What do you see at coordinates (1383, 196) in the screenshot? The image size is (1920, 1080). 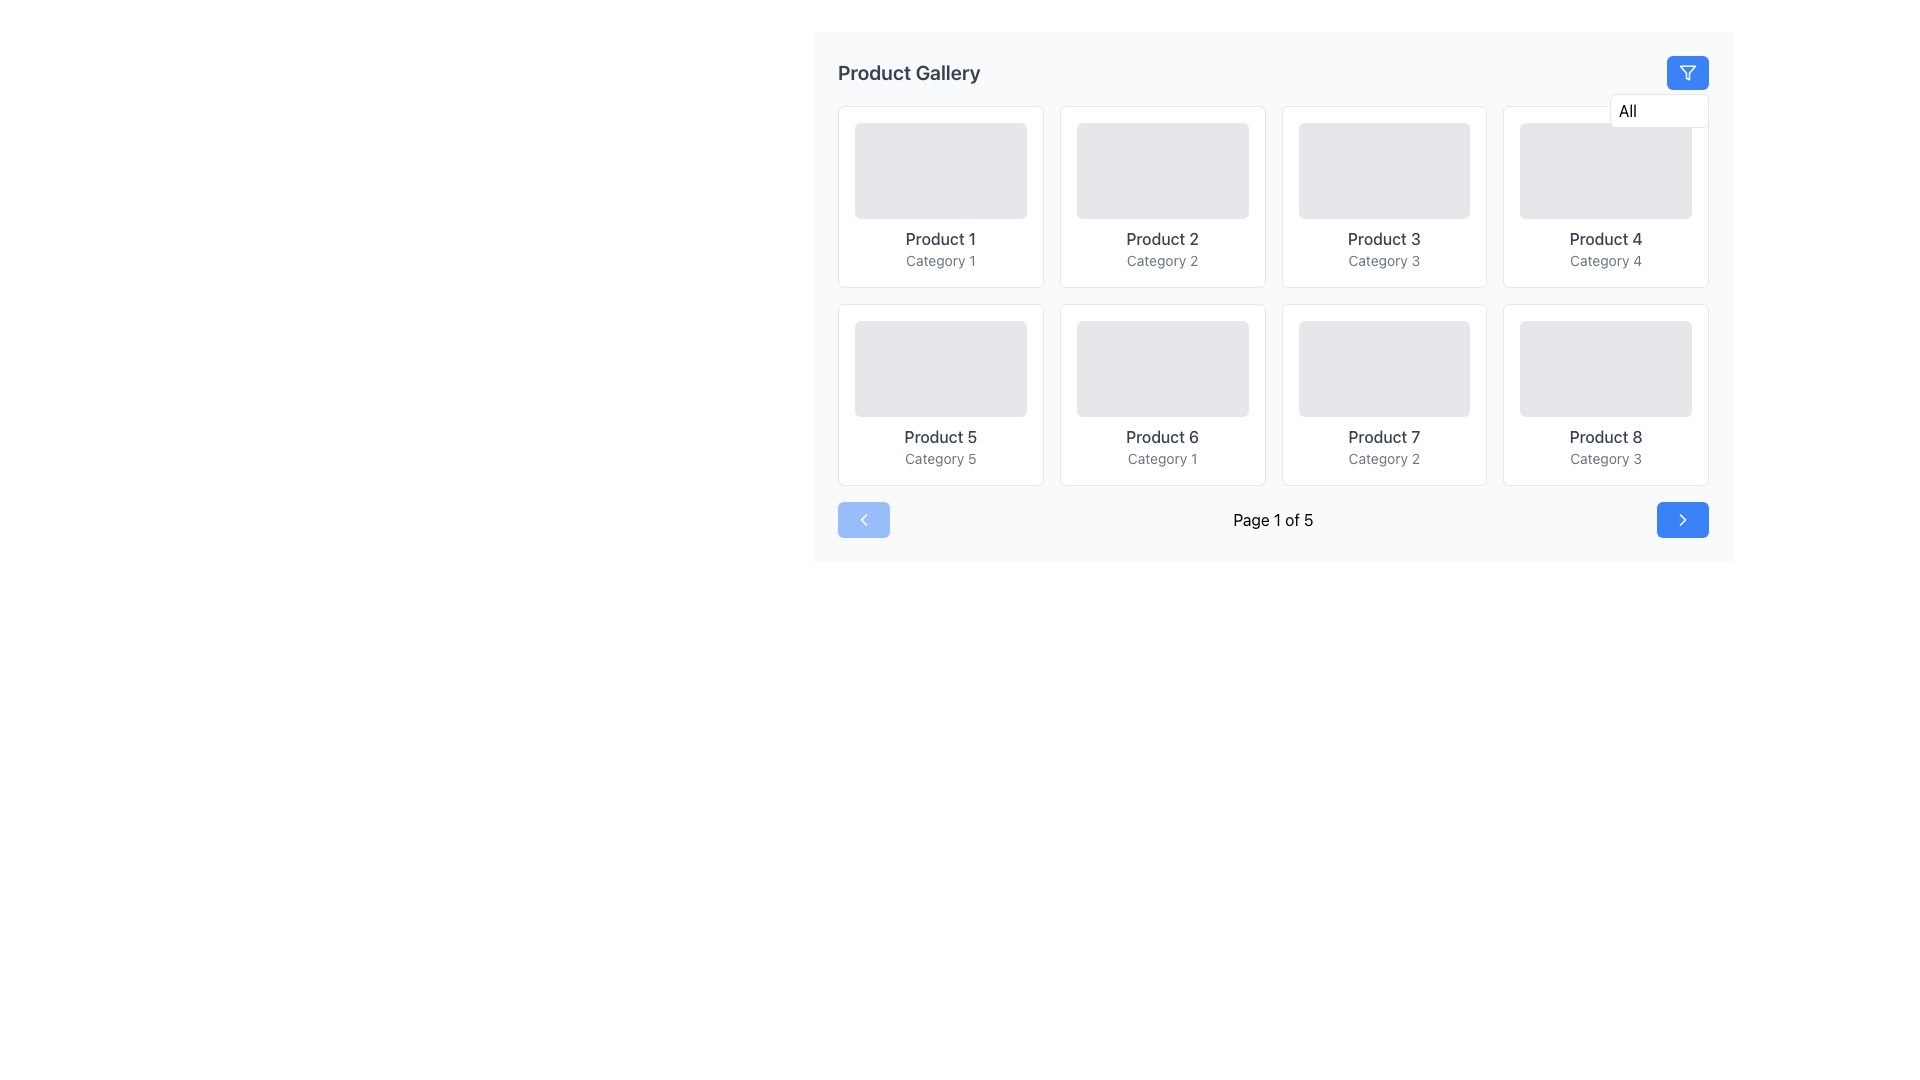 I see `the third card in the product gallery, which displays a product listing including the product's name and category` at bounding box center [1383, 196].